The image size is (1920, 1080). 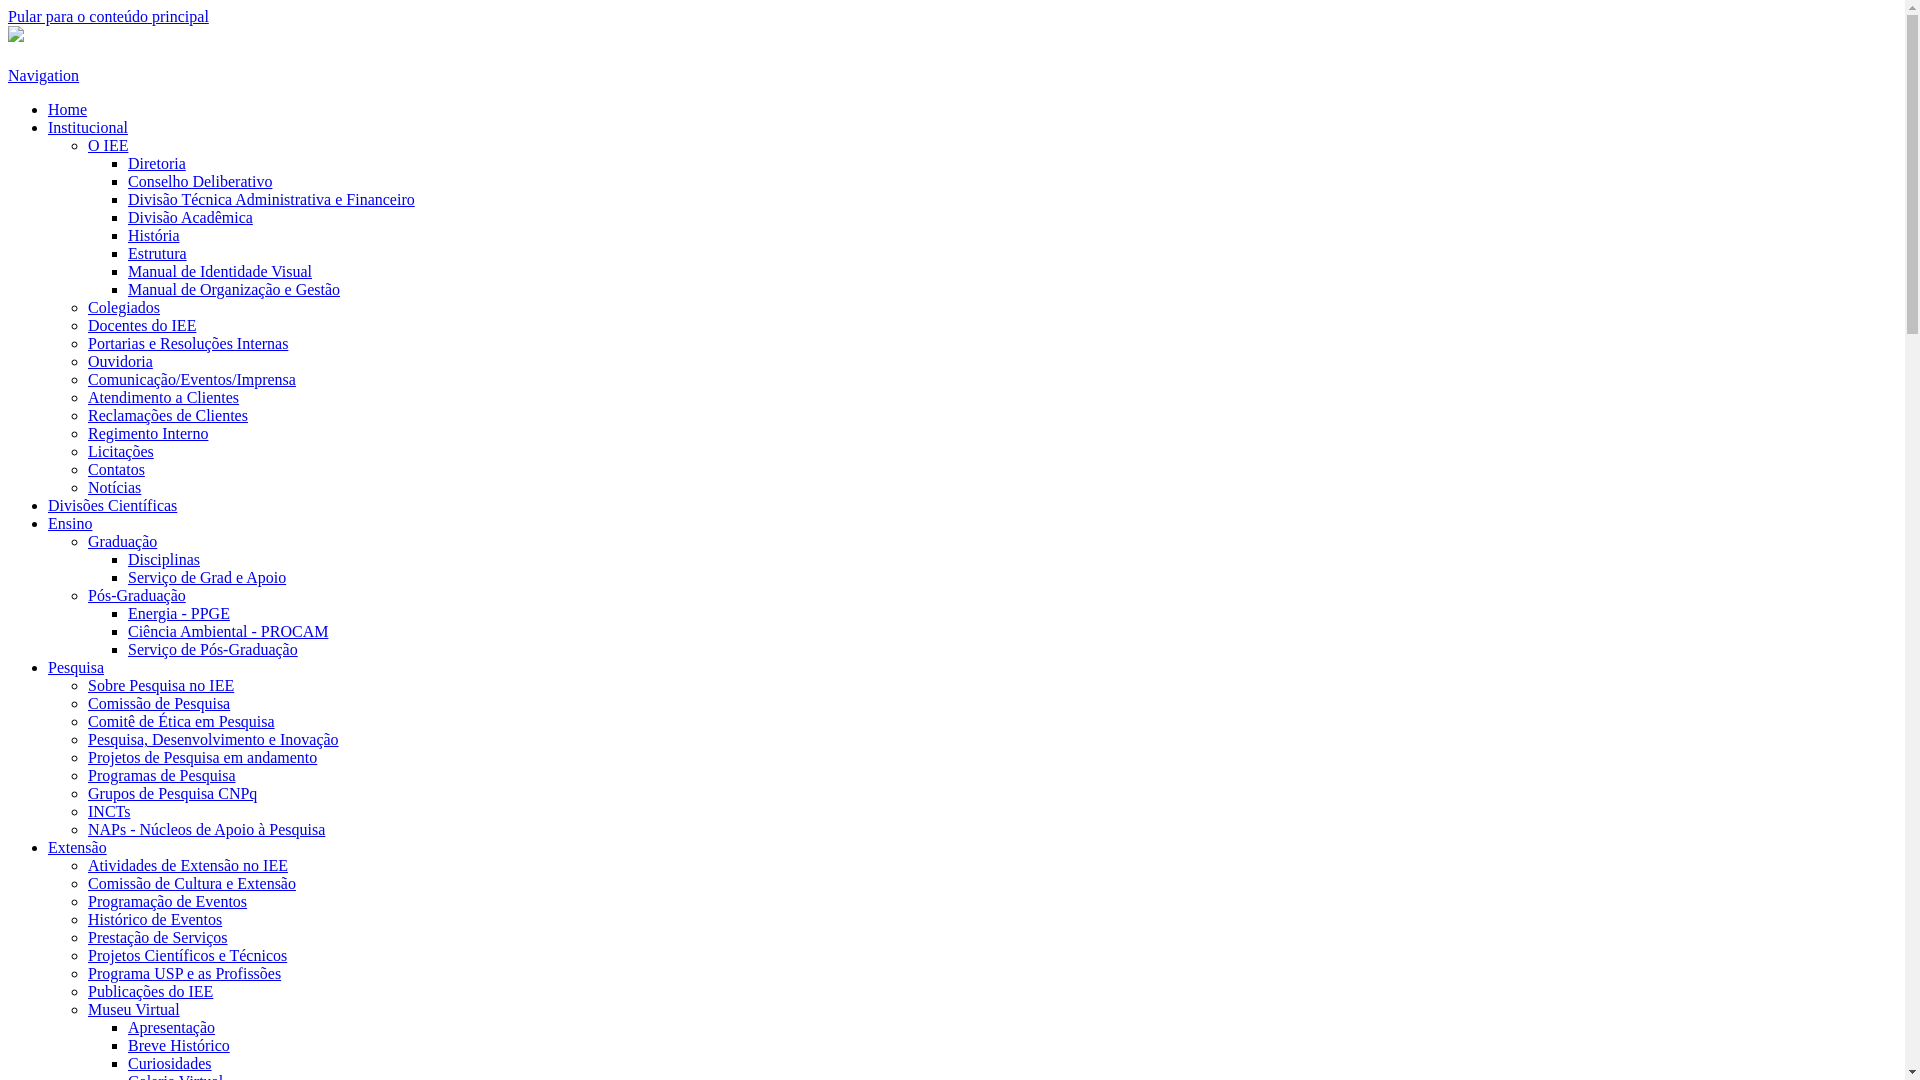 I want to click on 'Diretoria', so click(x=127, y=162).